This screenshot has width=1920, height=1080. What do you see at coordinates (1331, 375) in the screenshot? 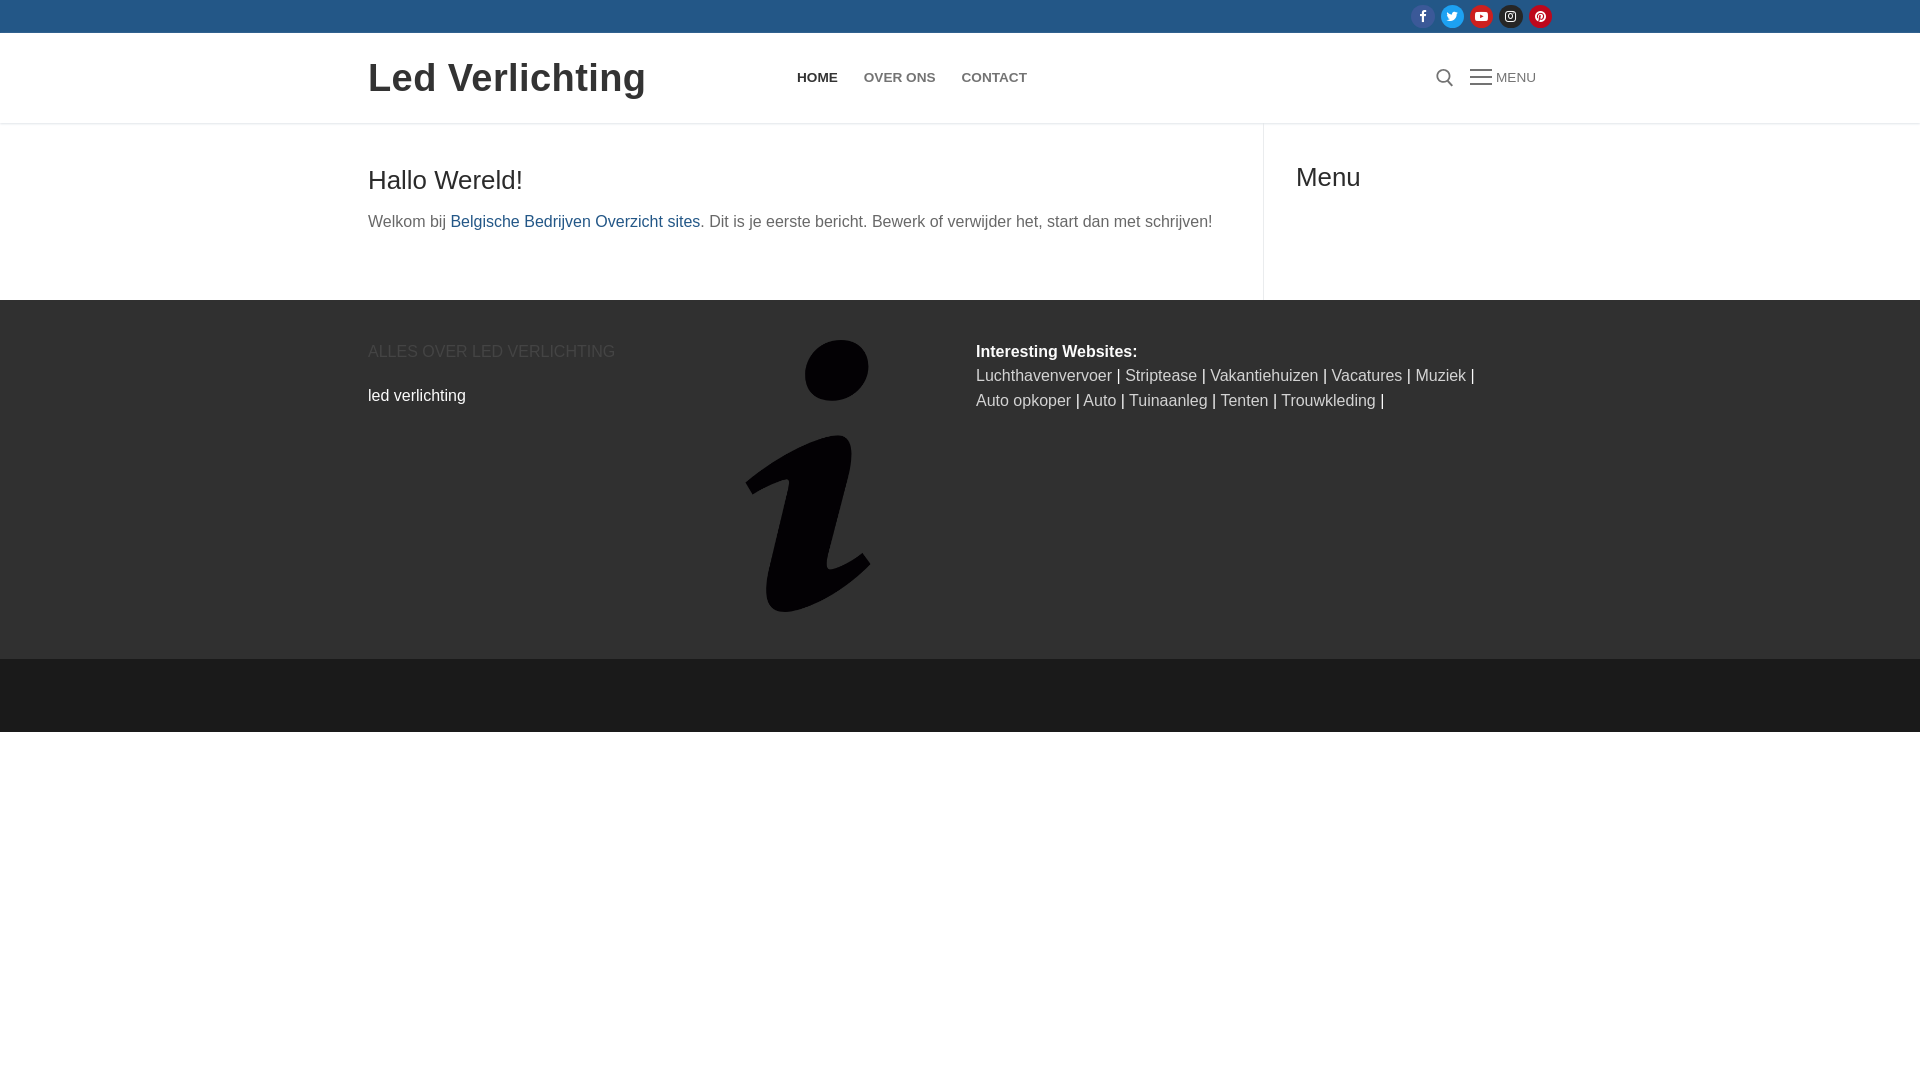
I see `'Vacatures'` at bounding box center [1331, 375].